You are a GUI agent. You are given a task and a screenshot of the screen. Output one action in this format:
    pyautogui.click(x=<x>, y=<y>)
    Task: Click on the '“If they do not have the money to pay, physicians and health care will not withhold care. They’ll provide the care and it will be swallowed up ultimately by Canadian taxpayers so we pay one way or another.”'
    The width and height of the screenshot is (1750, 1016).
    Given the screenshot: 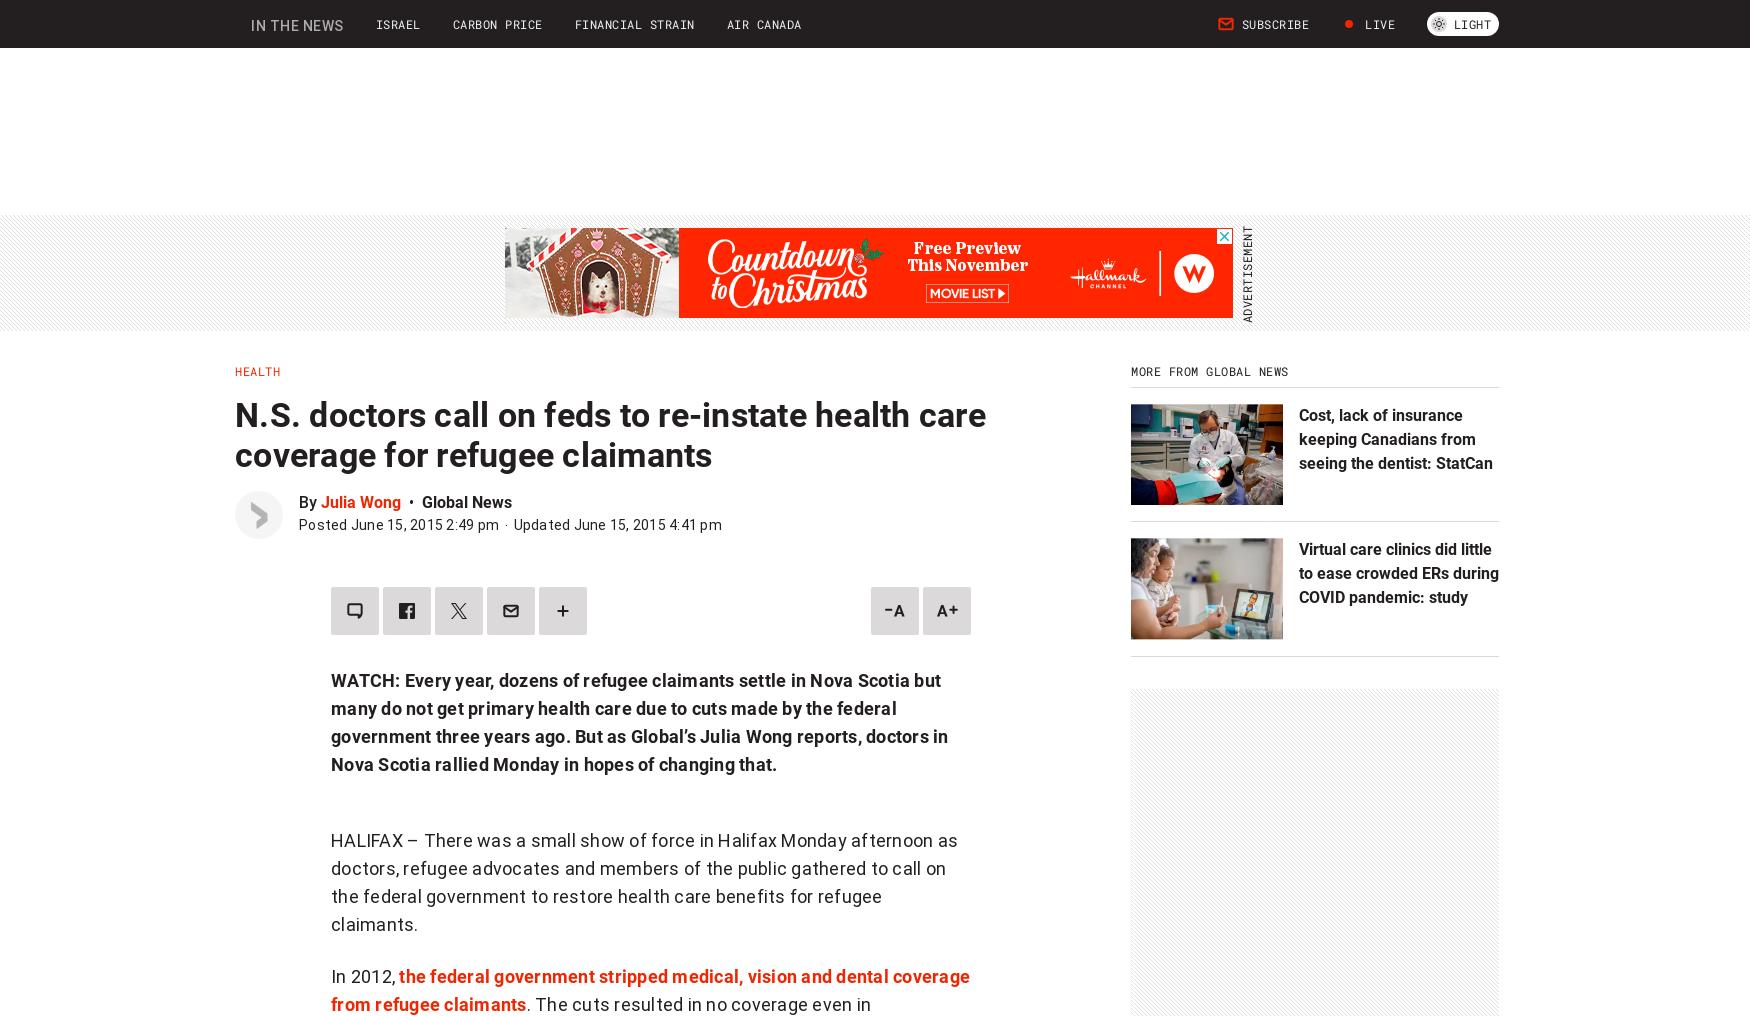 What is the action you would take?
    pyautogui.click(x=641, y=161)
    